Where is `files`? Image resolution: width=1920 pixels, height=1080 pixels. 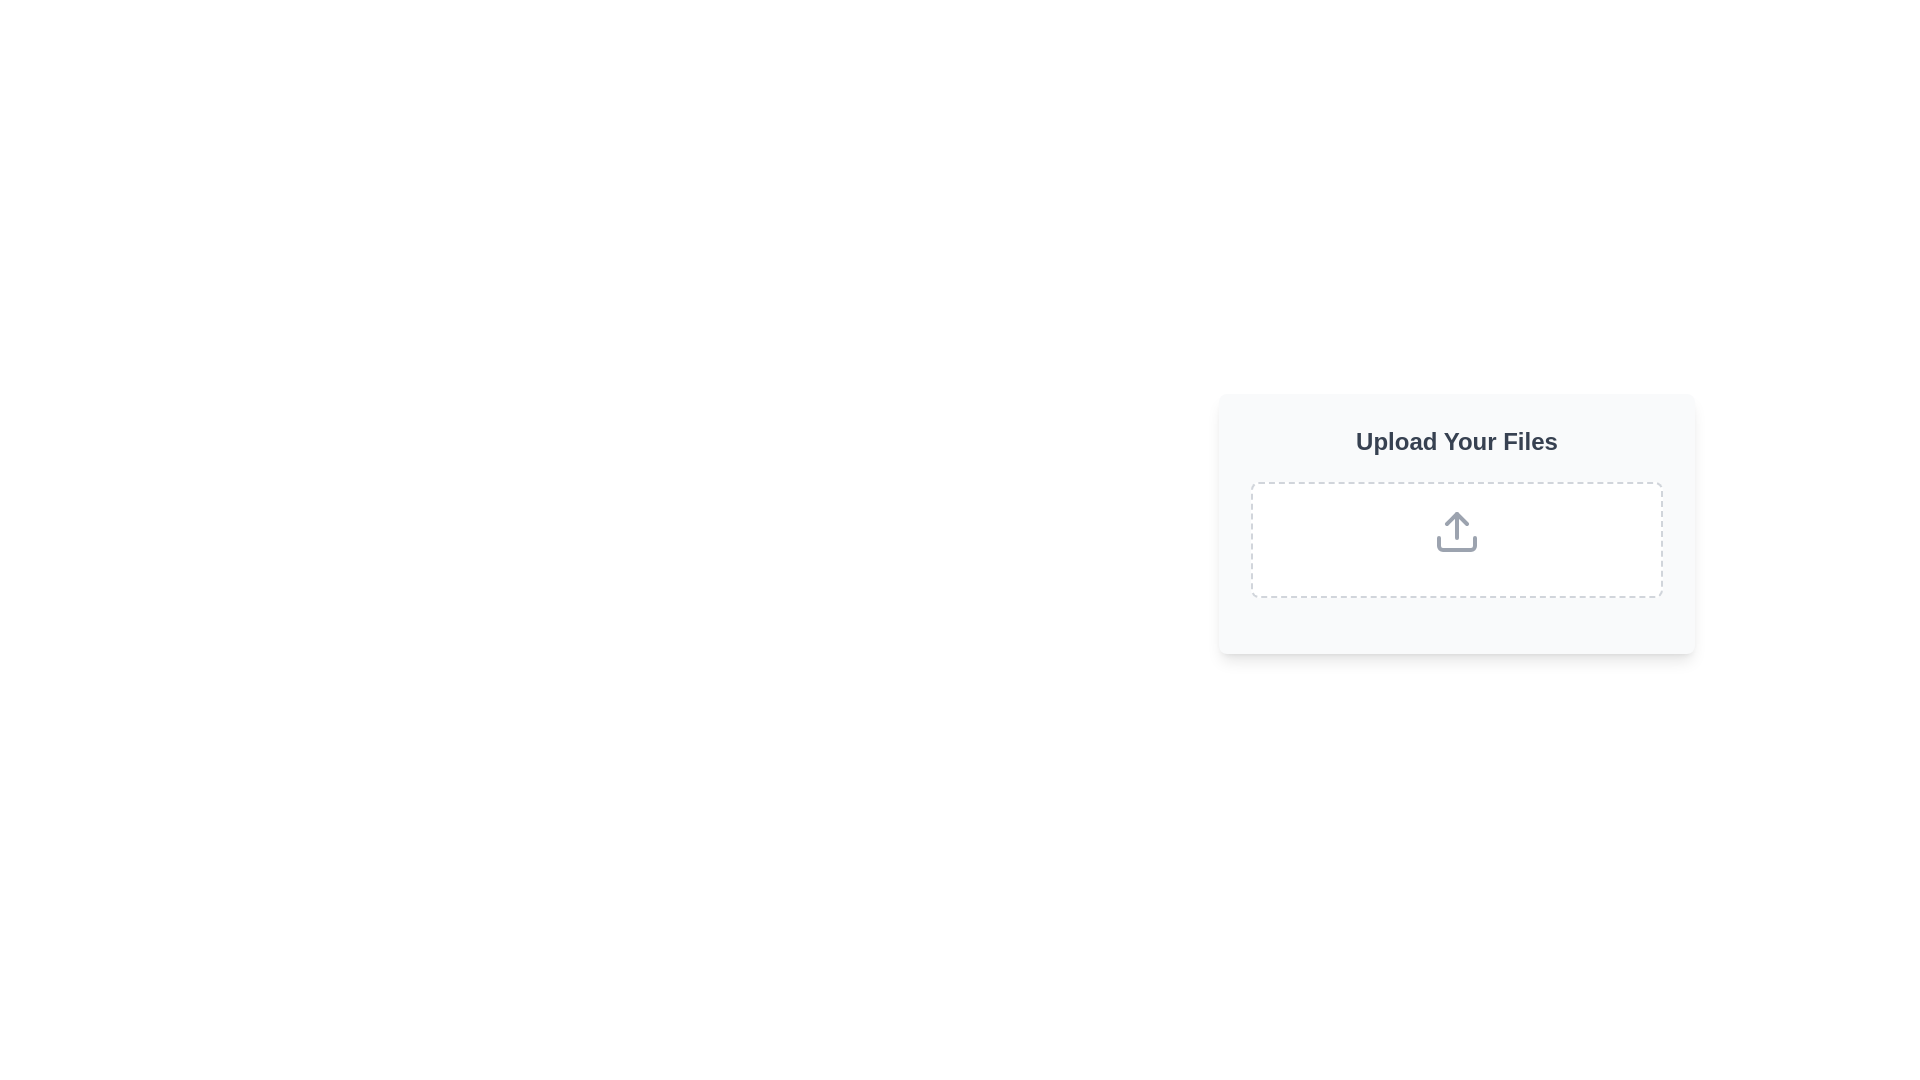
files is located at coordinates (1457, 540).